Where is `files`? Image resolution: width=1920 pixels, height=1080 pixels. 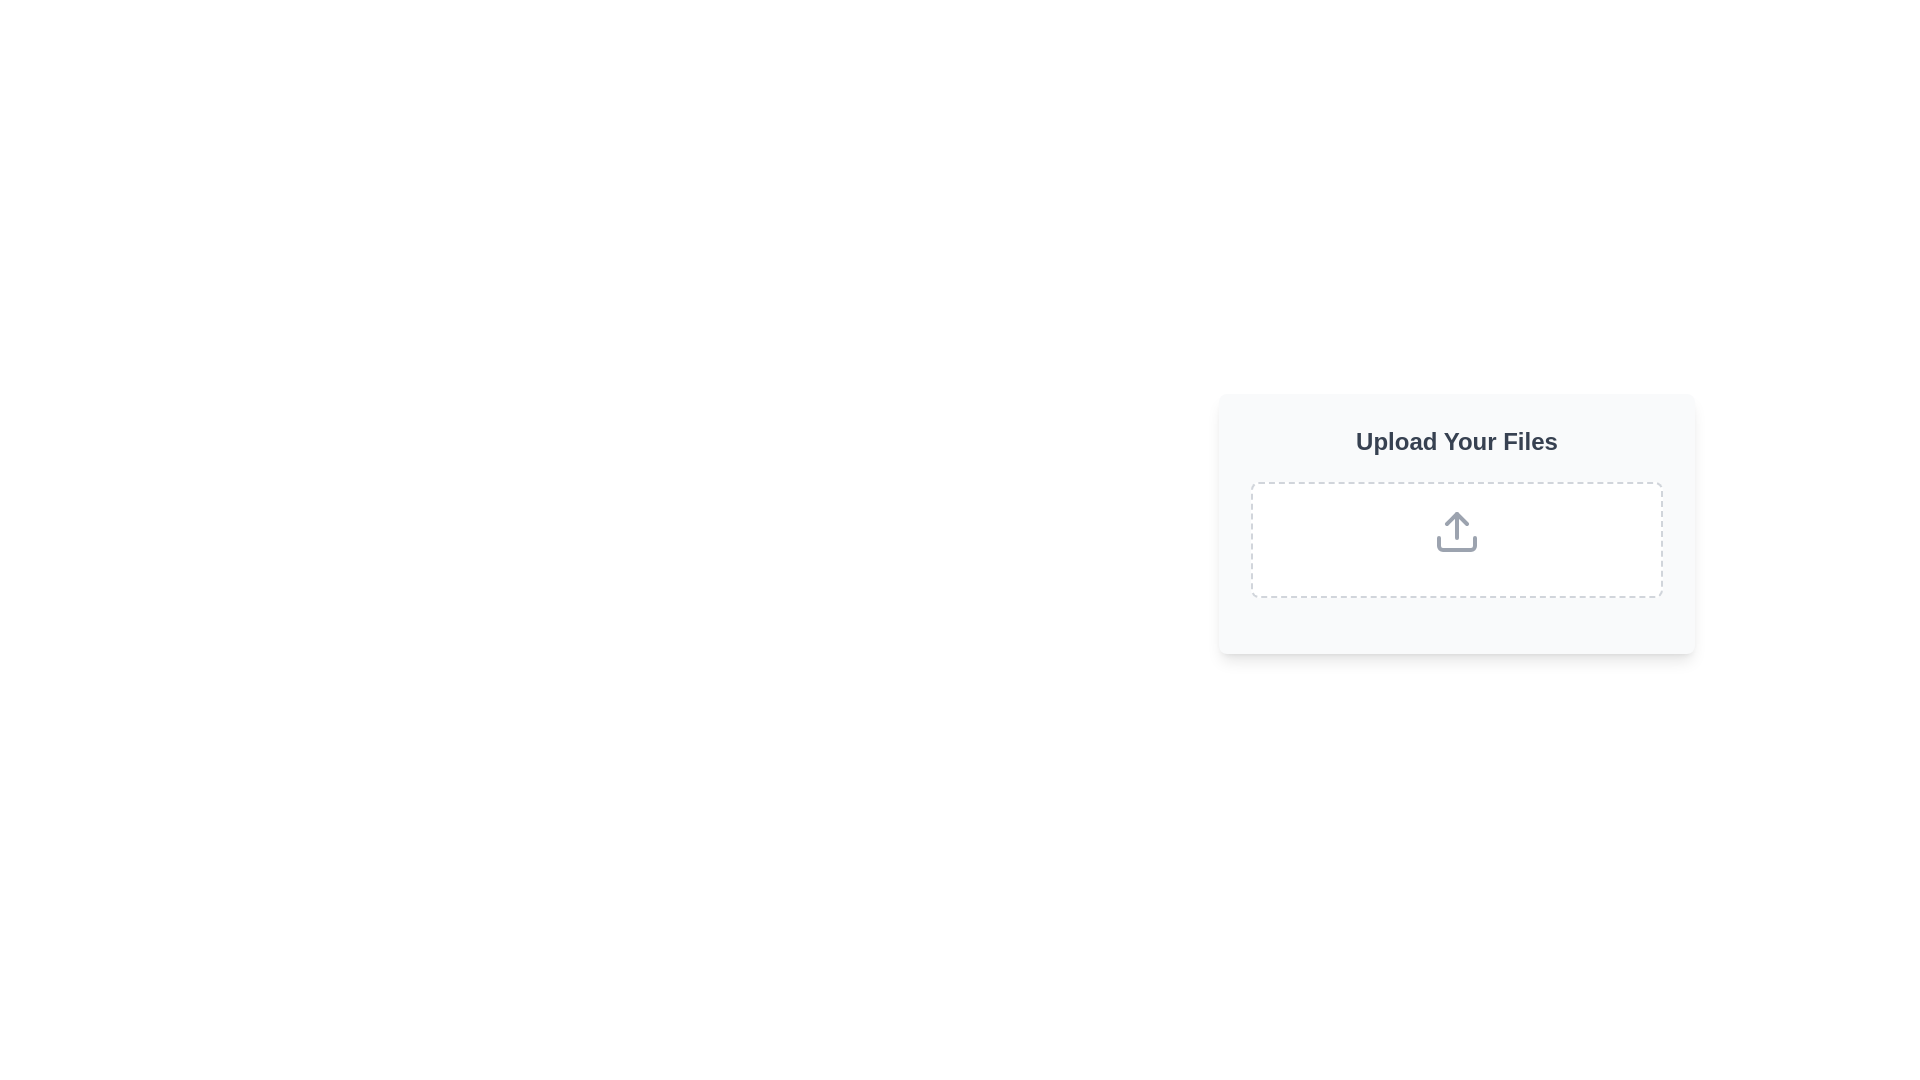
files is located at coordinates (1457, 540).